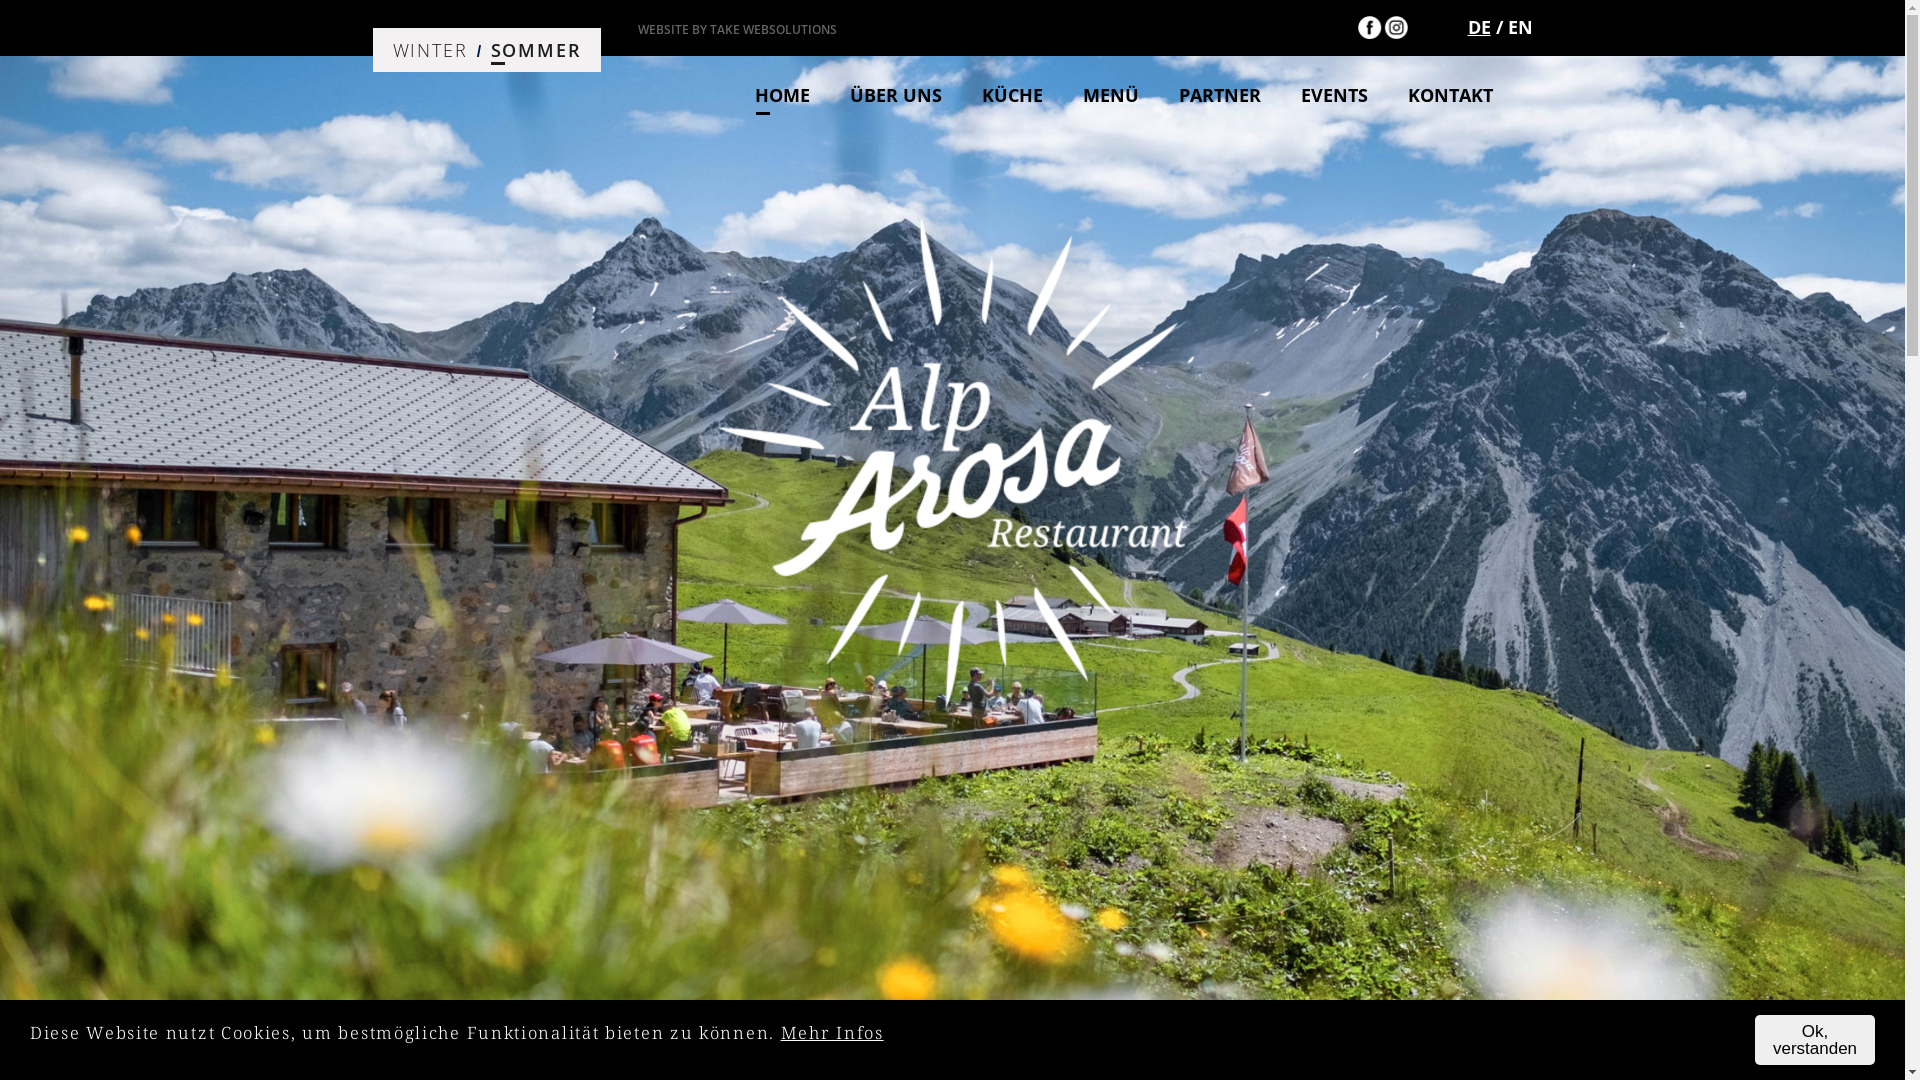 This screenshot has height=1080, width=1920. What do you see at coordinates (536, 49) in the screenshot?
I see `'SOMMER'` at bounding box center [536, 49].